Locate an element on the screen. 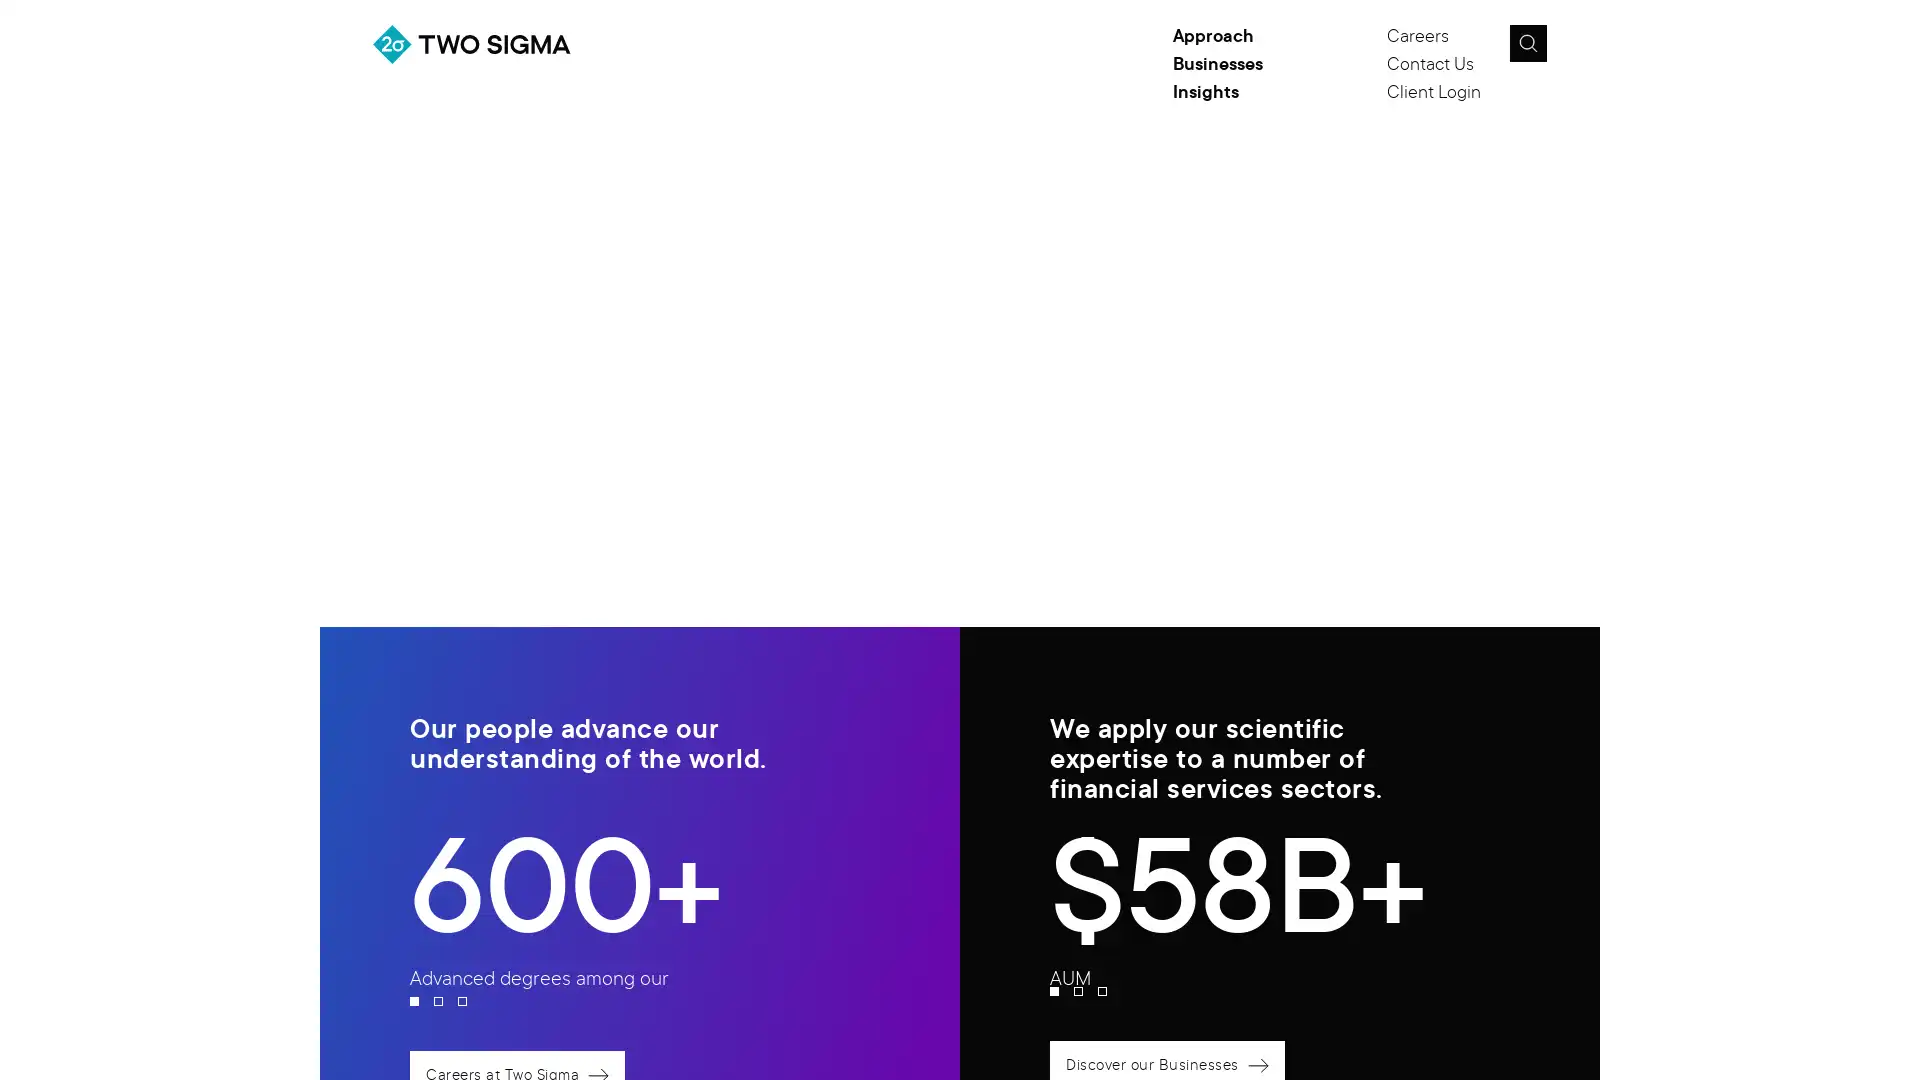  Search is located at coordinates (1526, 43).